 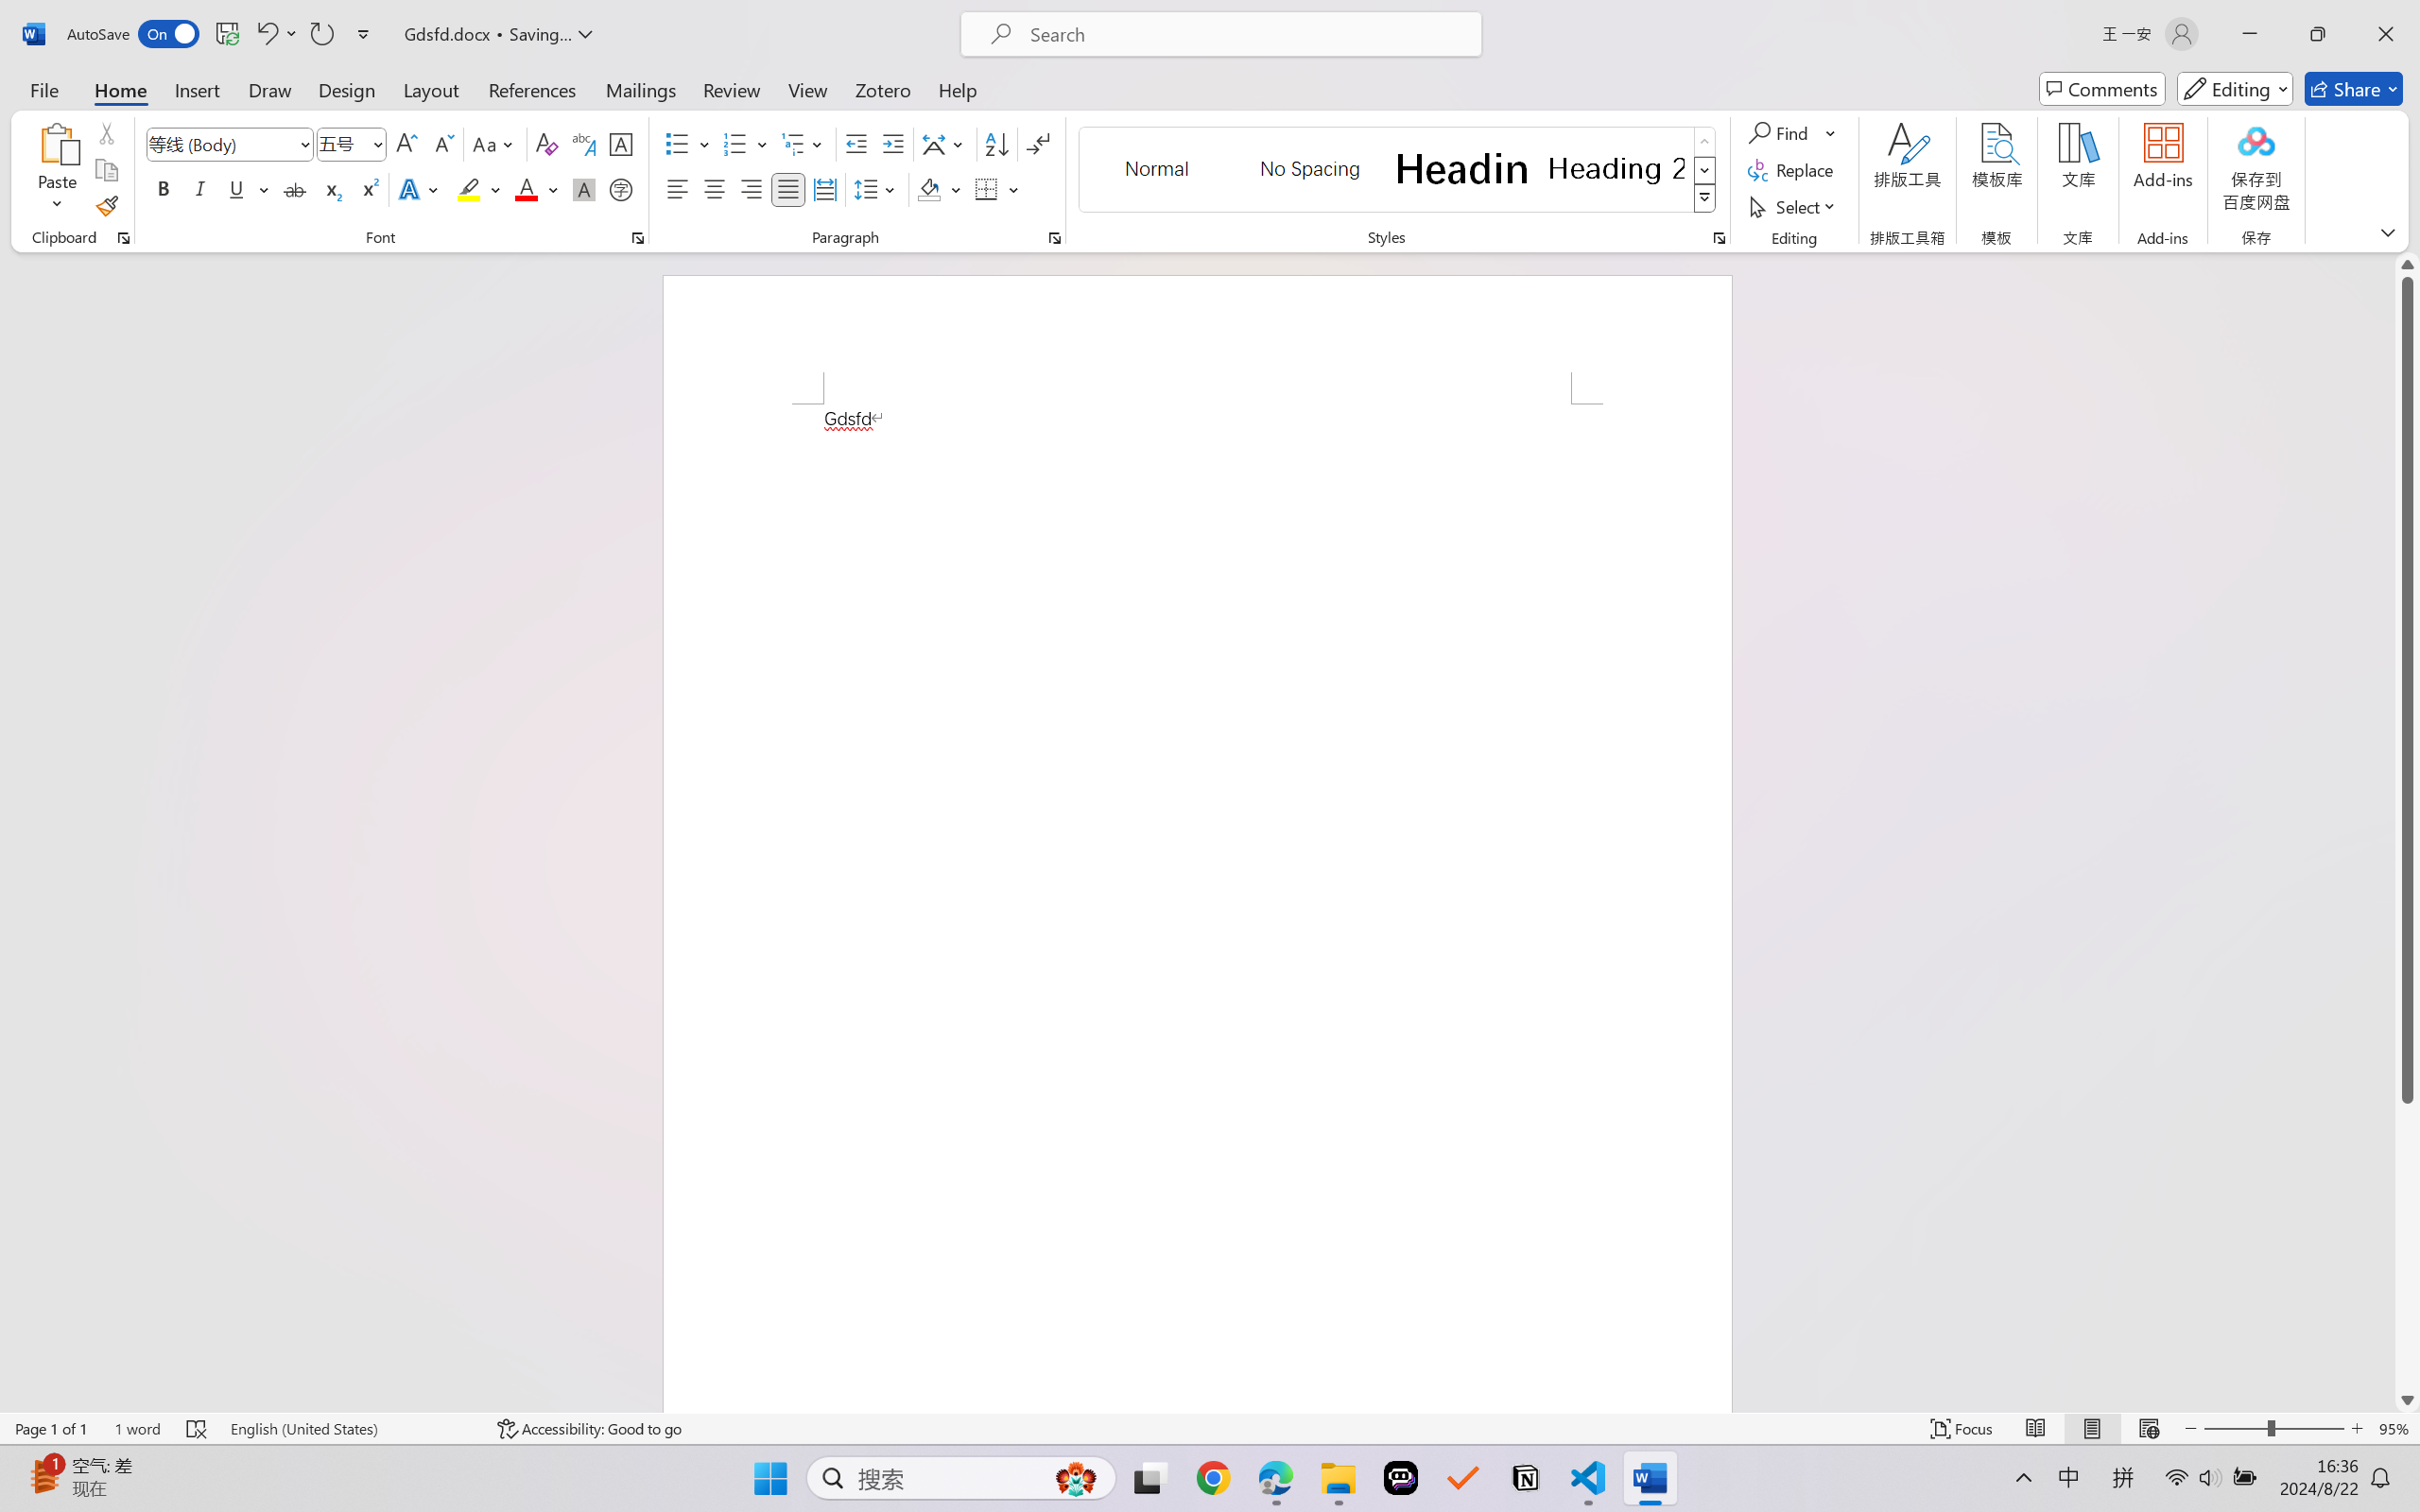 I want to click on 'Office Clipboard...', so click(x=122, y=237).